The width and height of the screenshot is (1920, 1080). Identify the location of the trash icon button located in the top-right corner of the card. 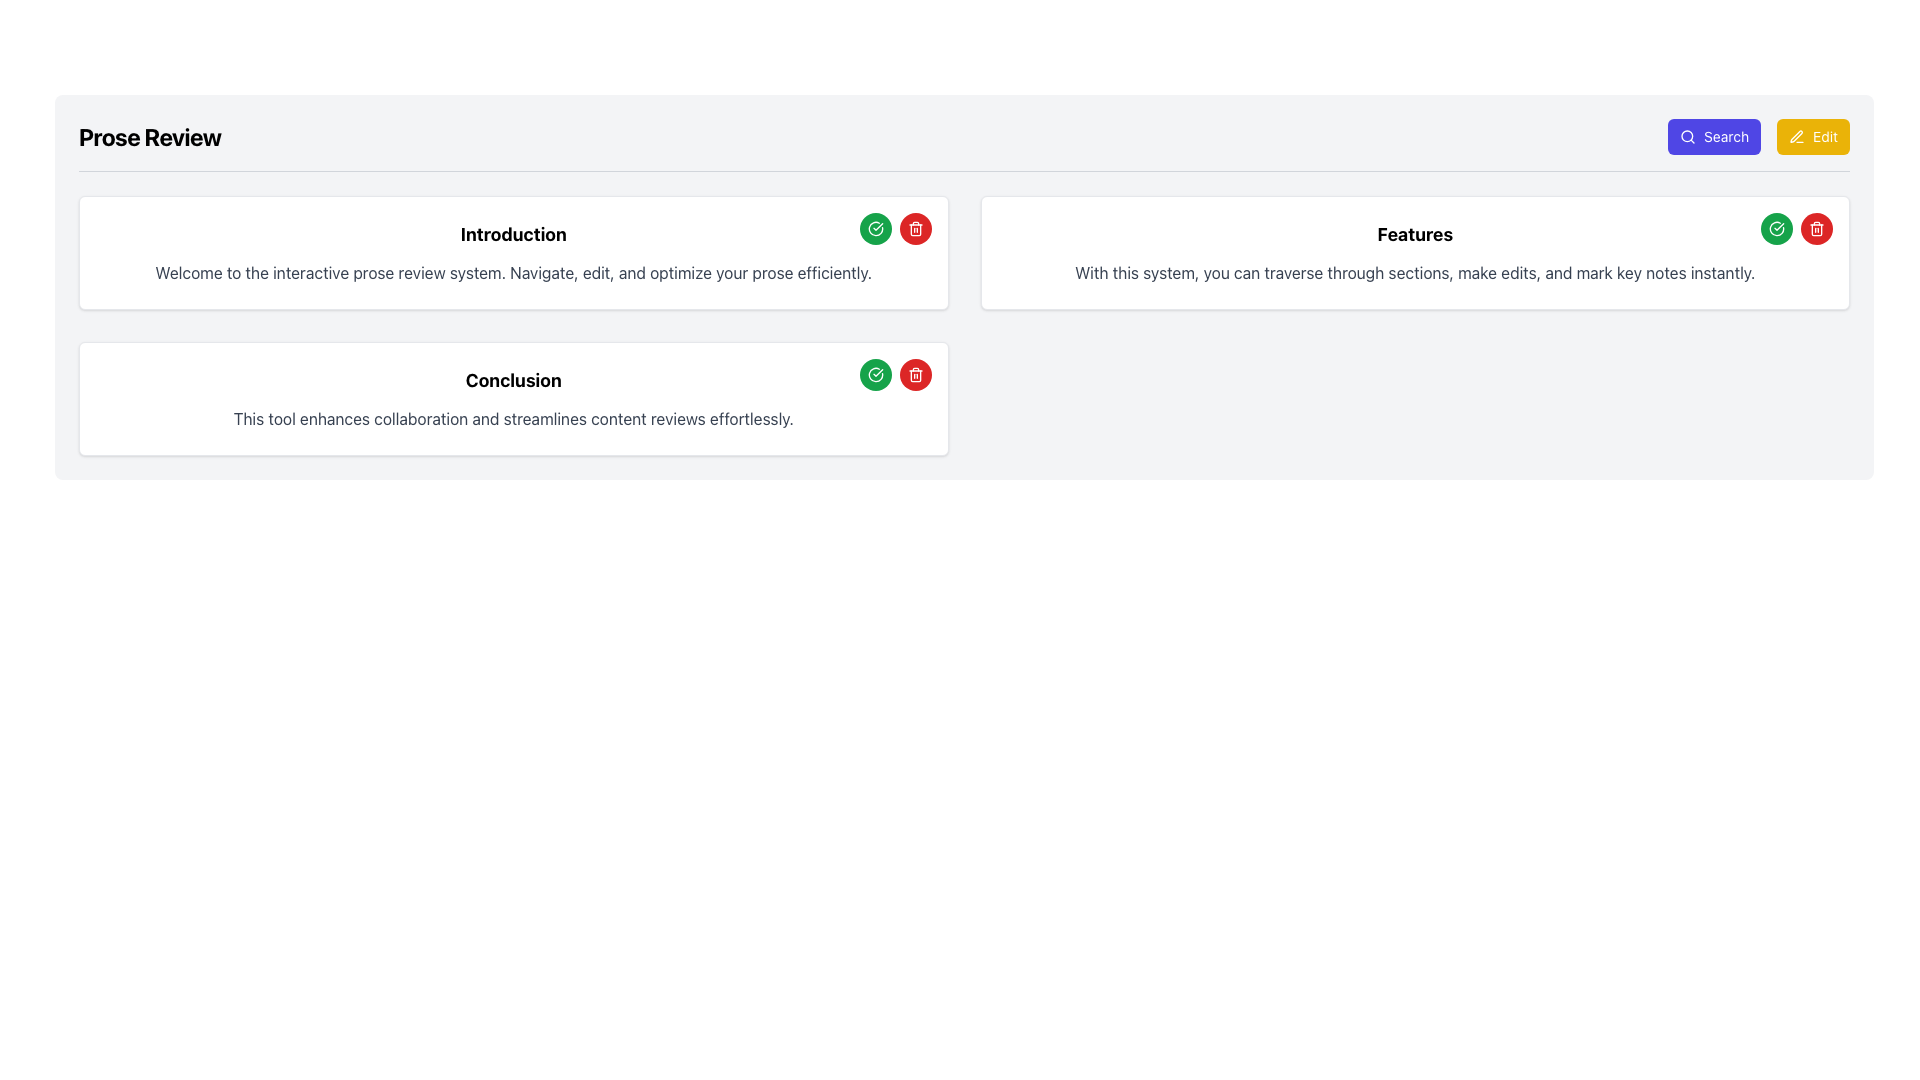
(914, 374).